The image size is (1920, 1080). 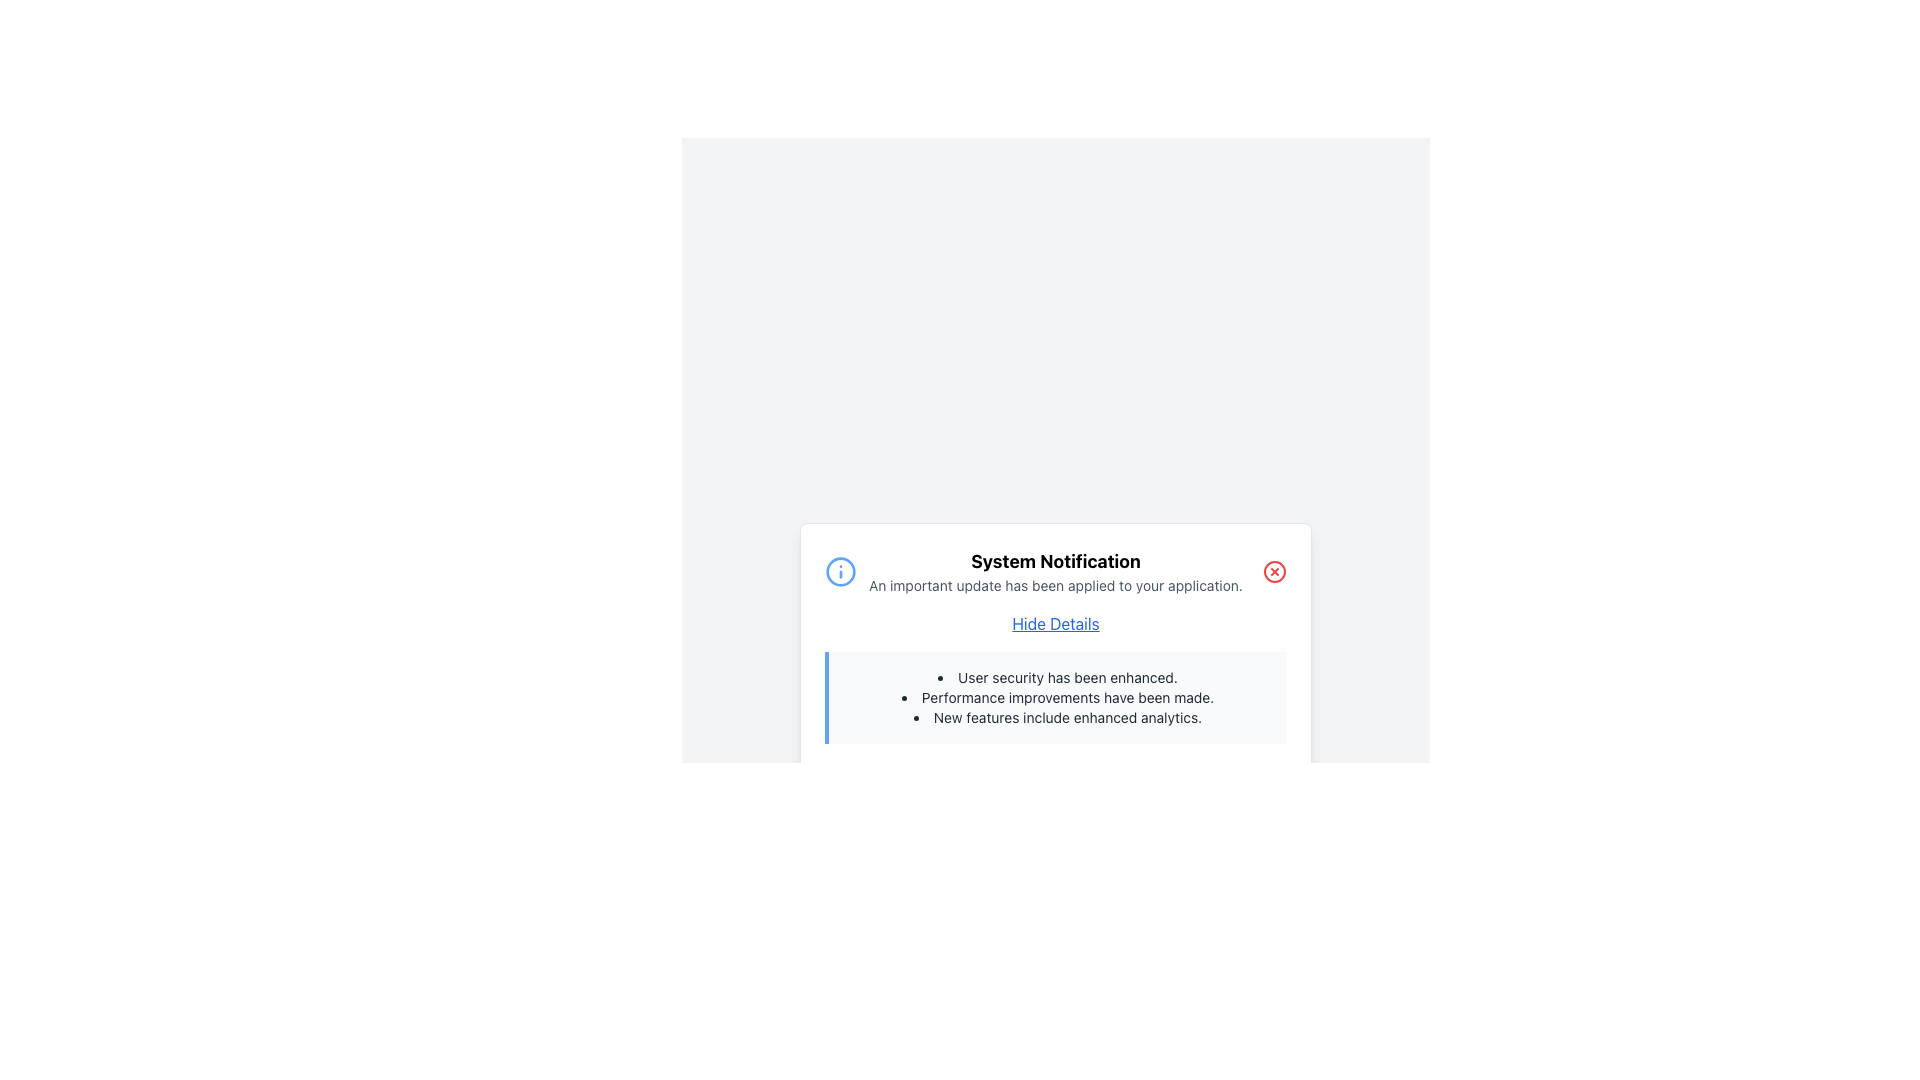 What do you see at coordinates (1056, 716) in the screenshot?
I see `the text element that reads 'New features include enhanced analytics.' in the bullet-point list to possibly reveal additional information` at bounding box center [1056, 716].